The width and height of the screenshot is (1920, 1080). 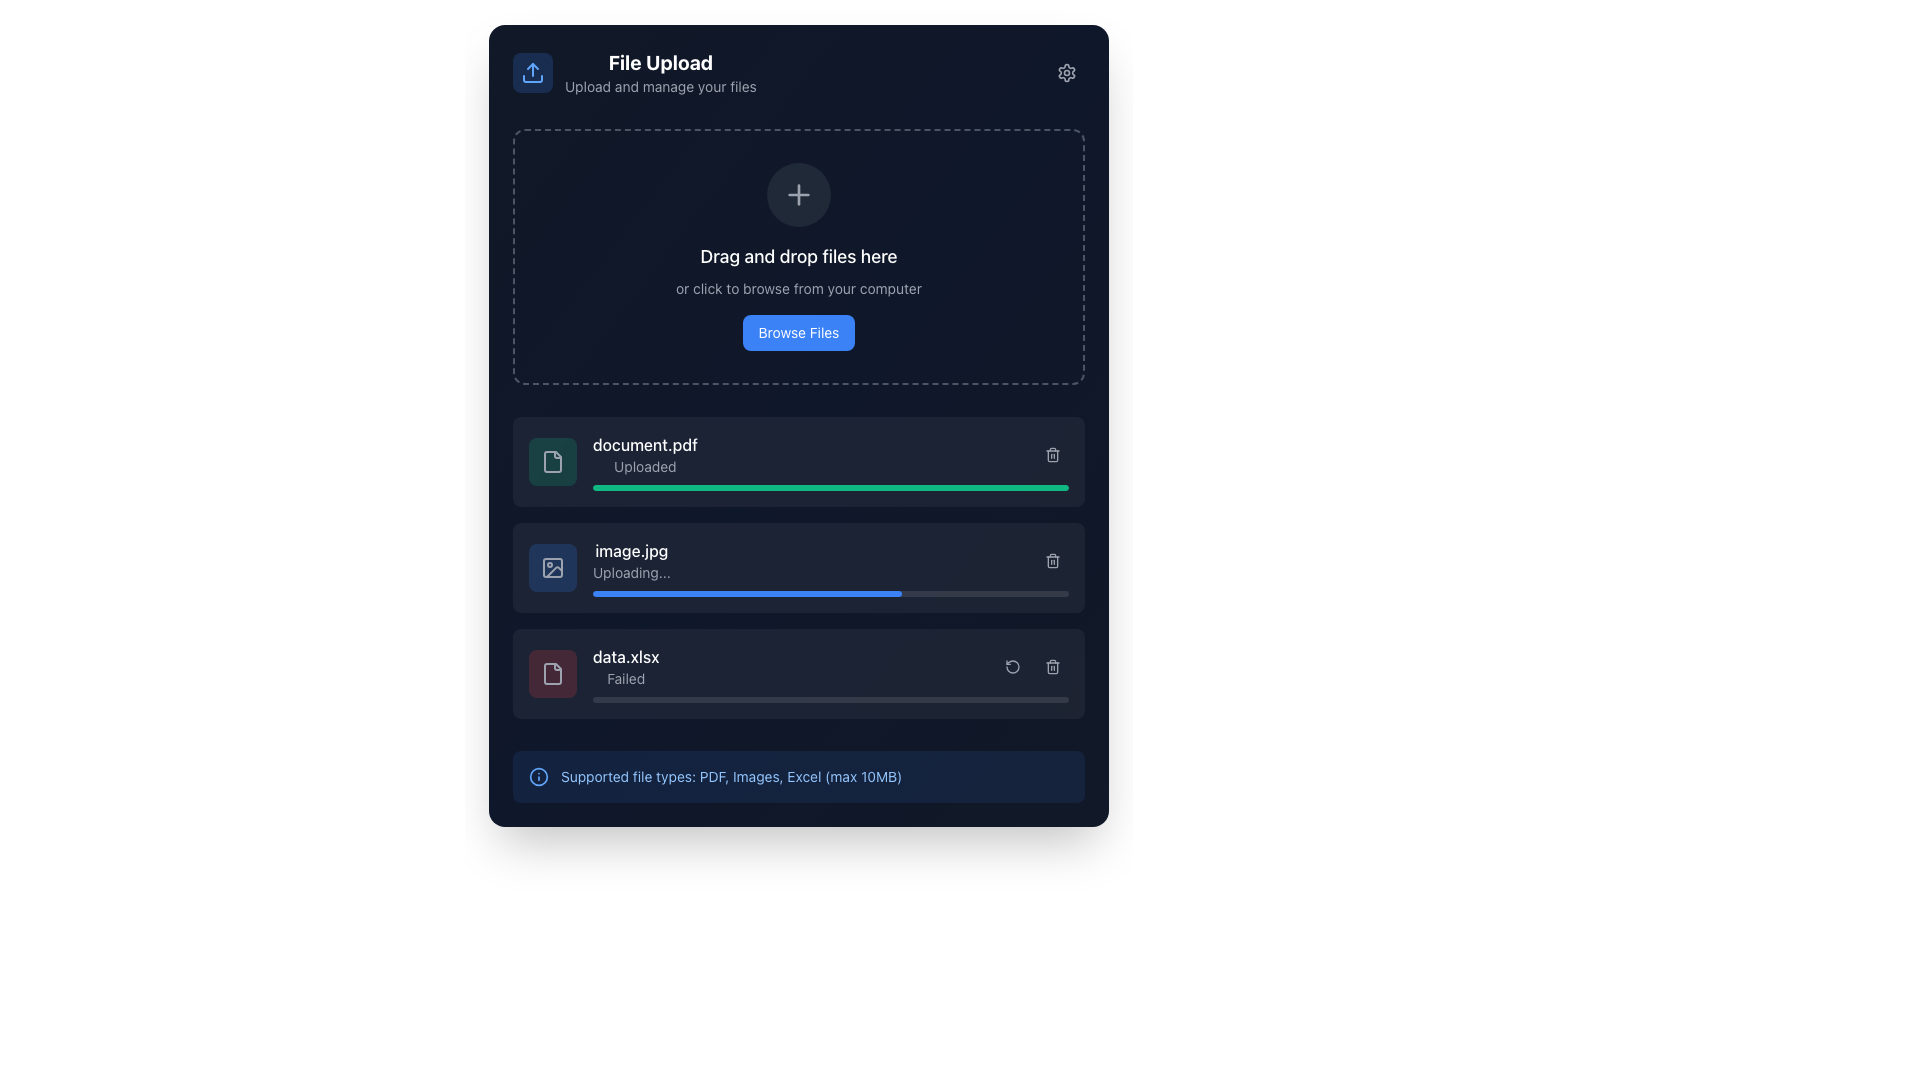 I want to click on static text label that instructs users to click and initiate the file selection process, located between the 'Drag and drop files here' text and the 'Browse Files' button, so click(x=797, y=289).